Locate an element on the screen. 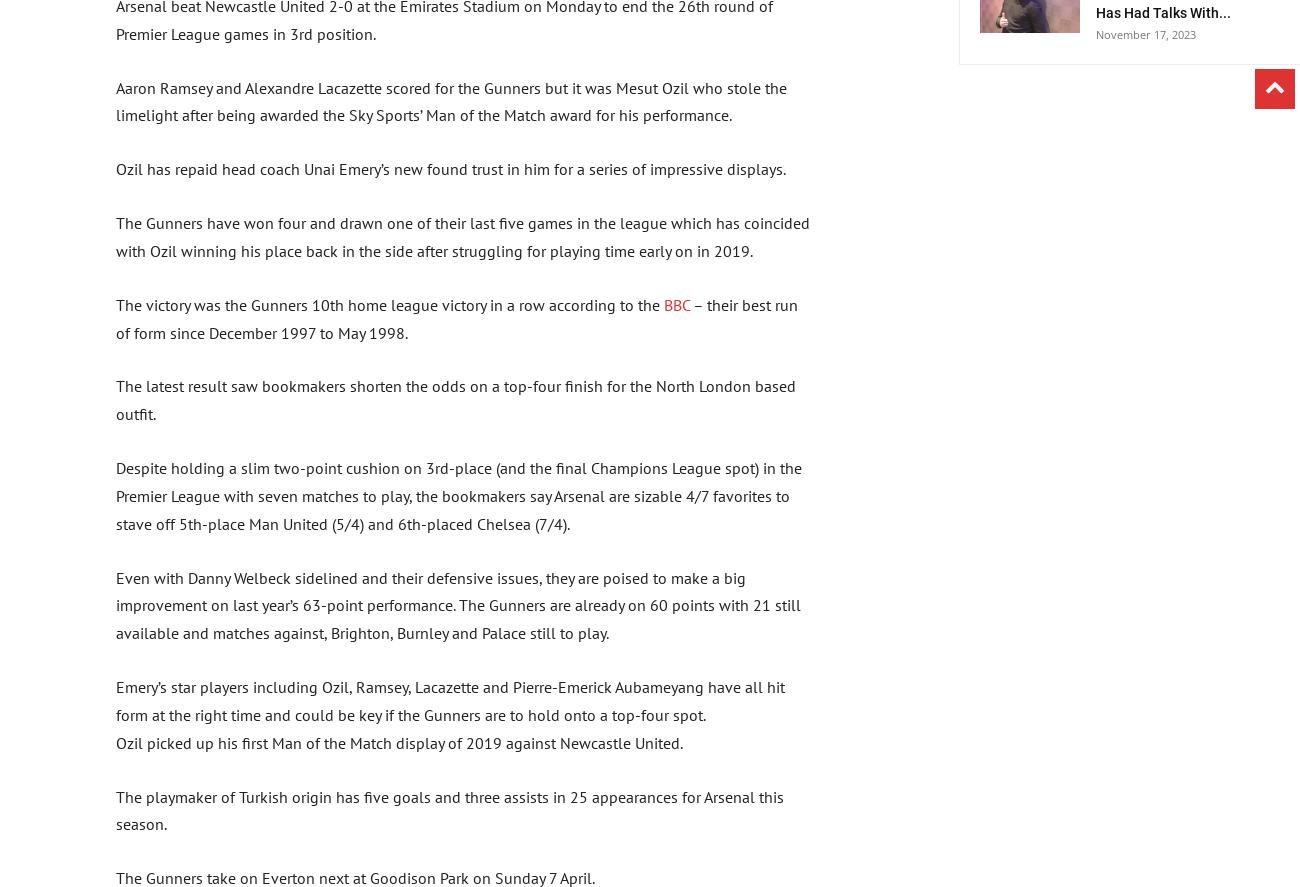  'Ozil has repaid head coach Unai Emery’s new found trust in him for a series of impressive displays.' is located at coordinates (449, 167).